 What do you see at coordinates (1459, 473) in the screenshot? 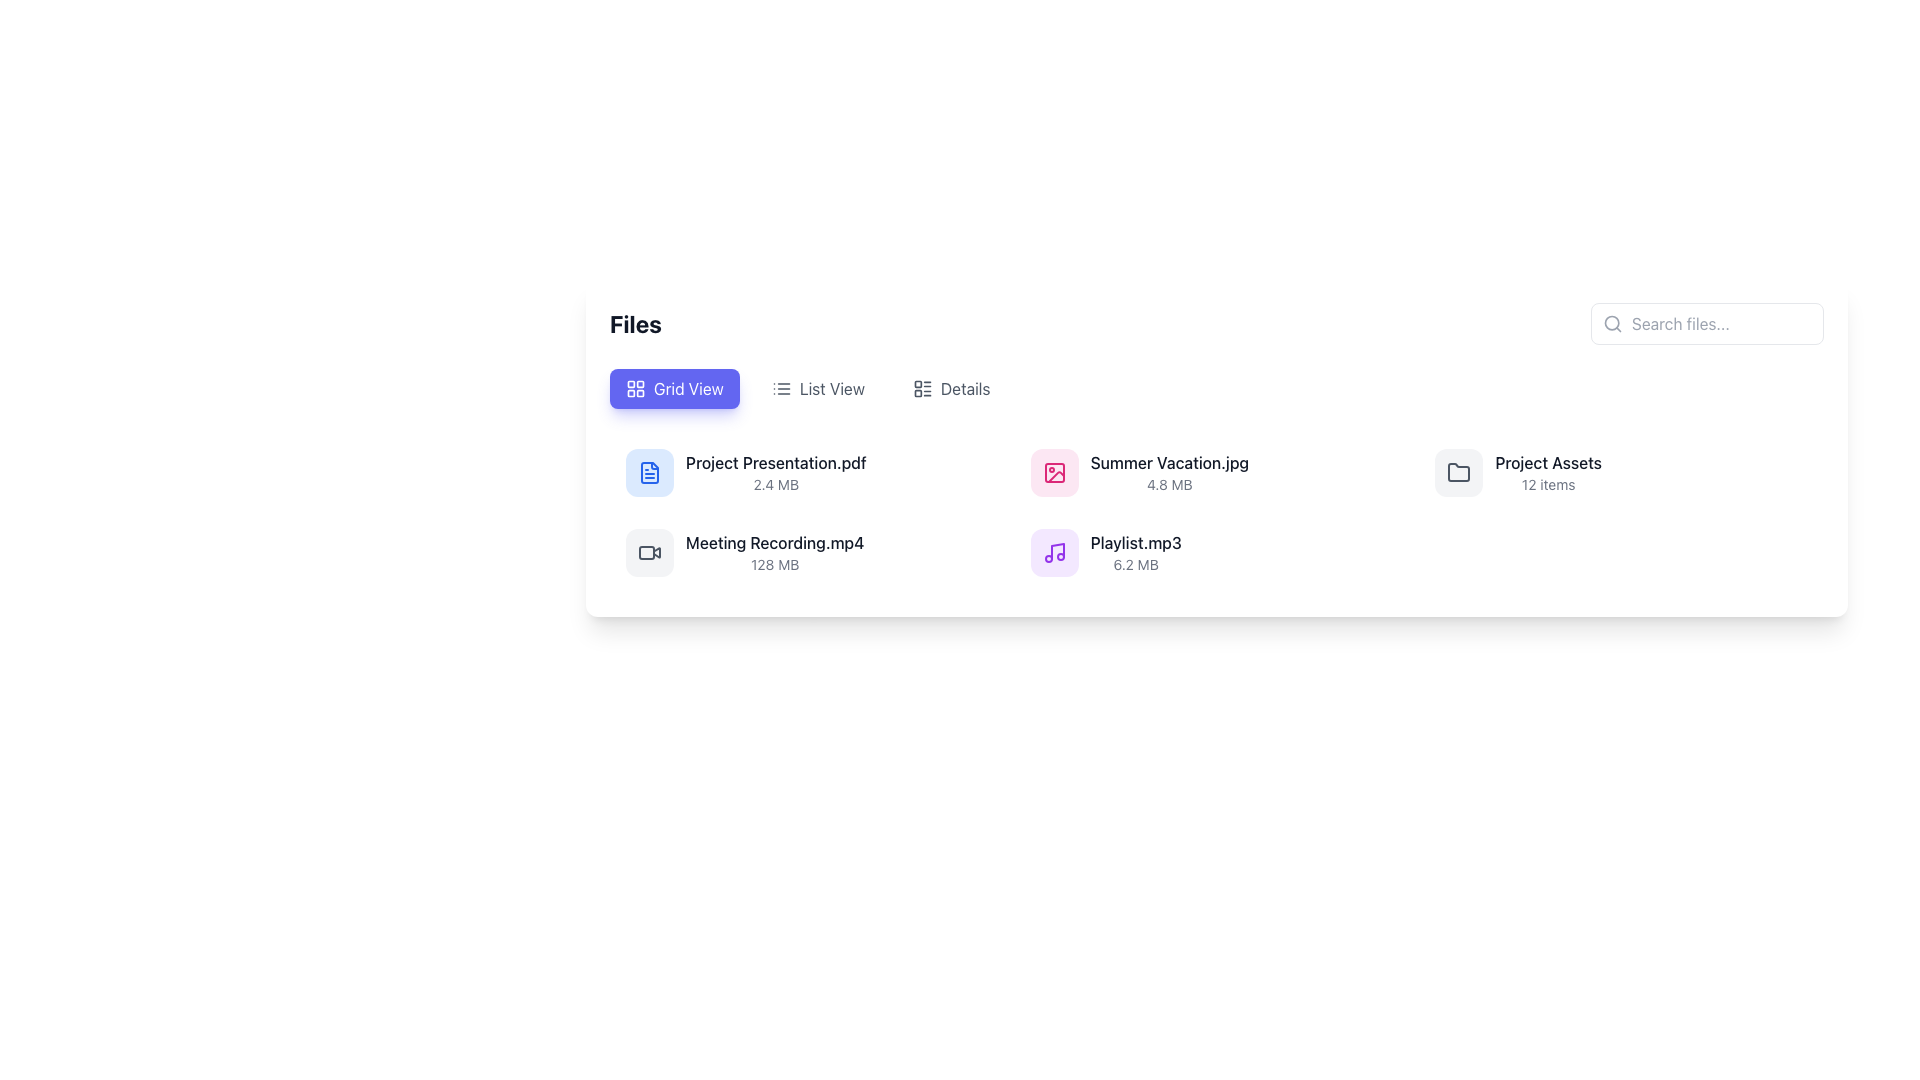
I see `the folder icon element, which is a rounded rectangle with a light gray background, located to the left of the text 'Project Assets' and '12 items.'` at bounding box center [1459, 473].